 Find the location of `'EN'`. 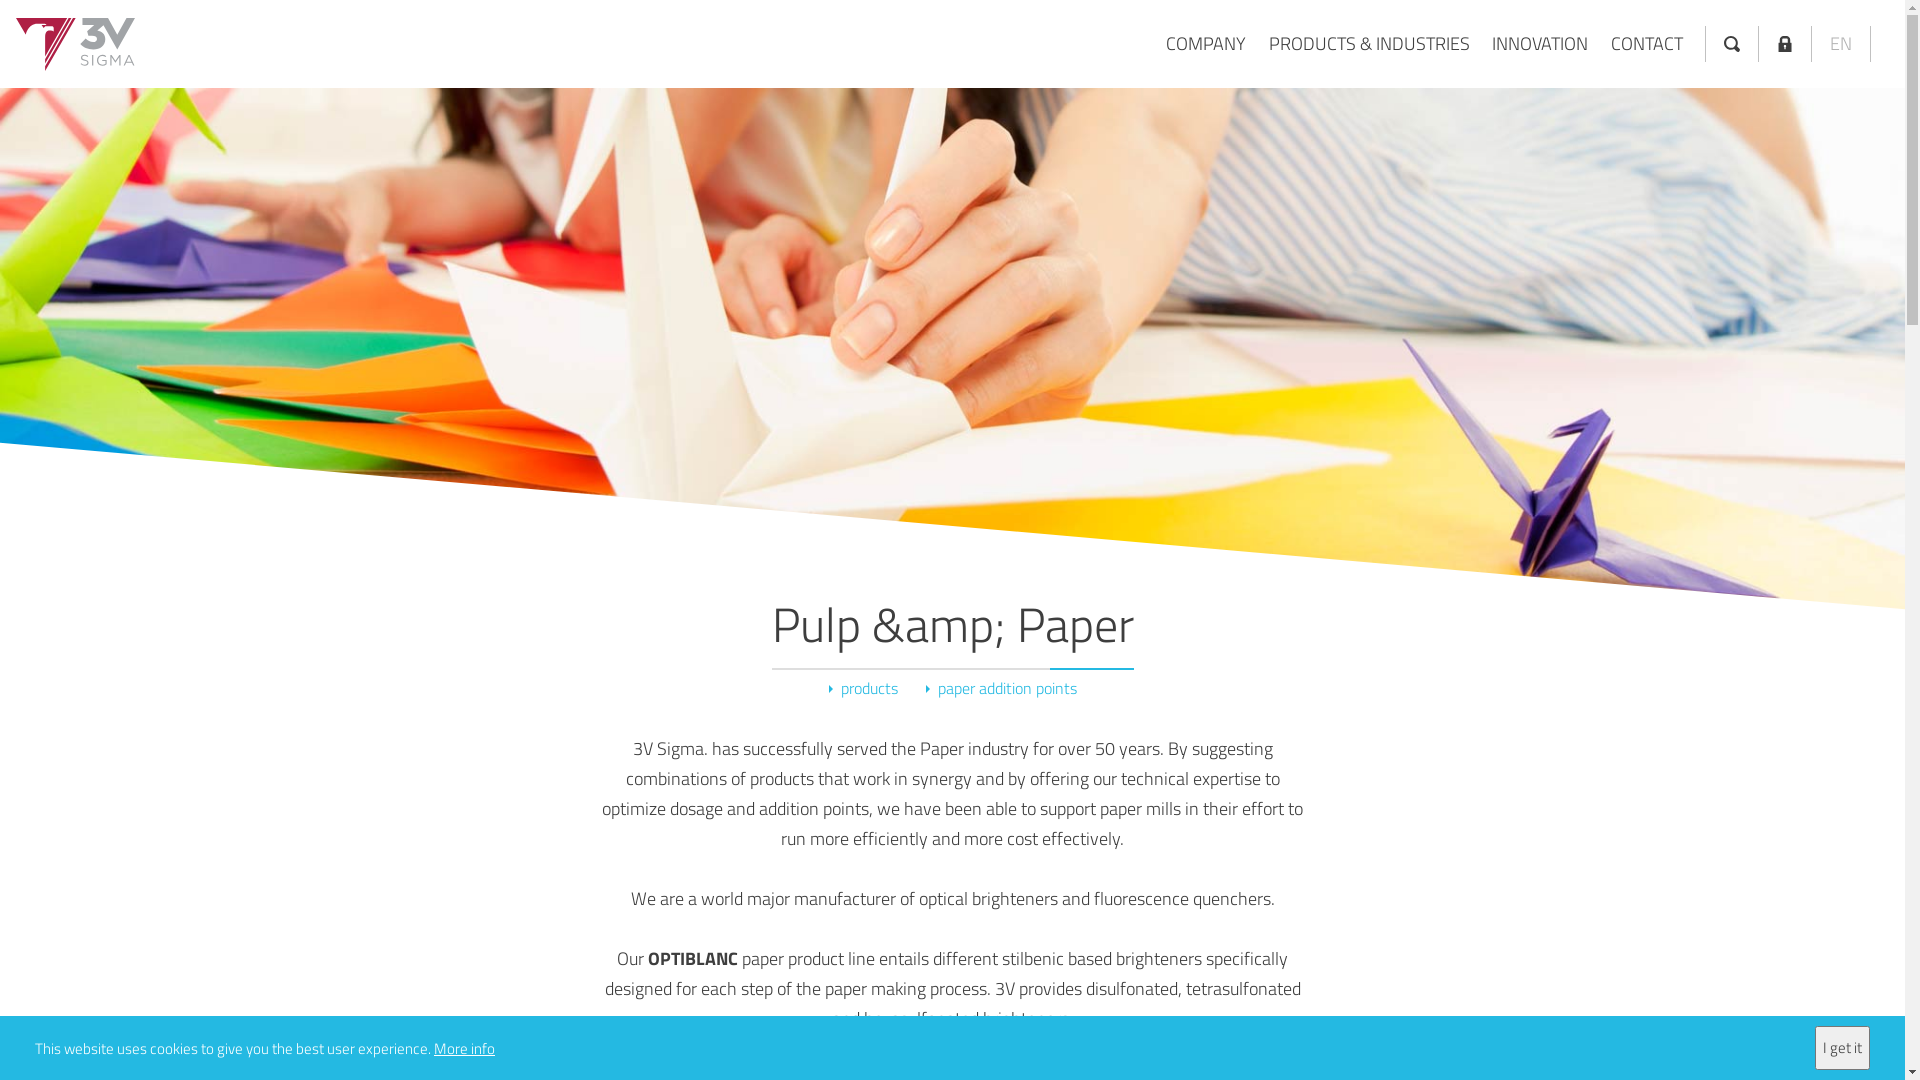

'EN' is located at coordinates (1840, 43).